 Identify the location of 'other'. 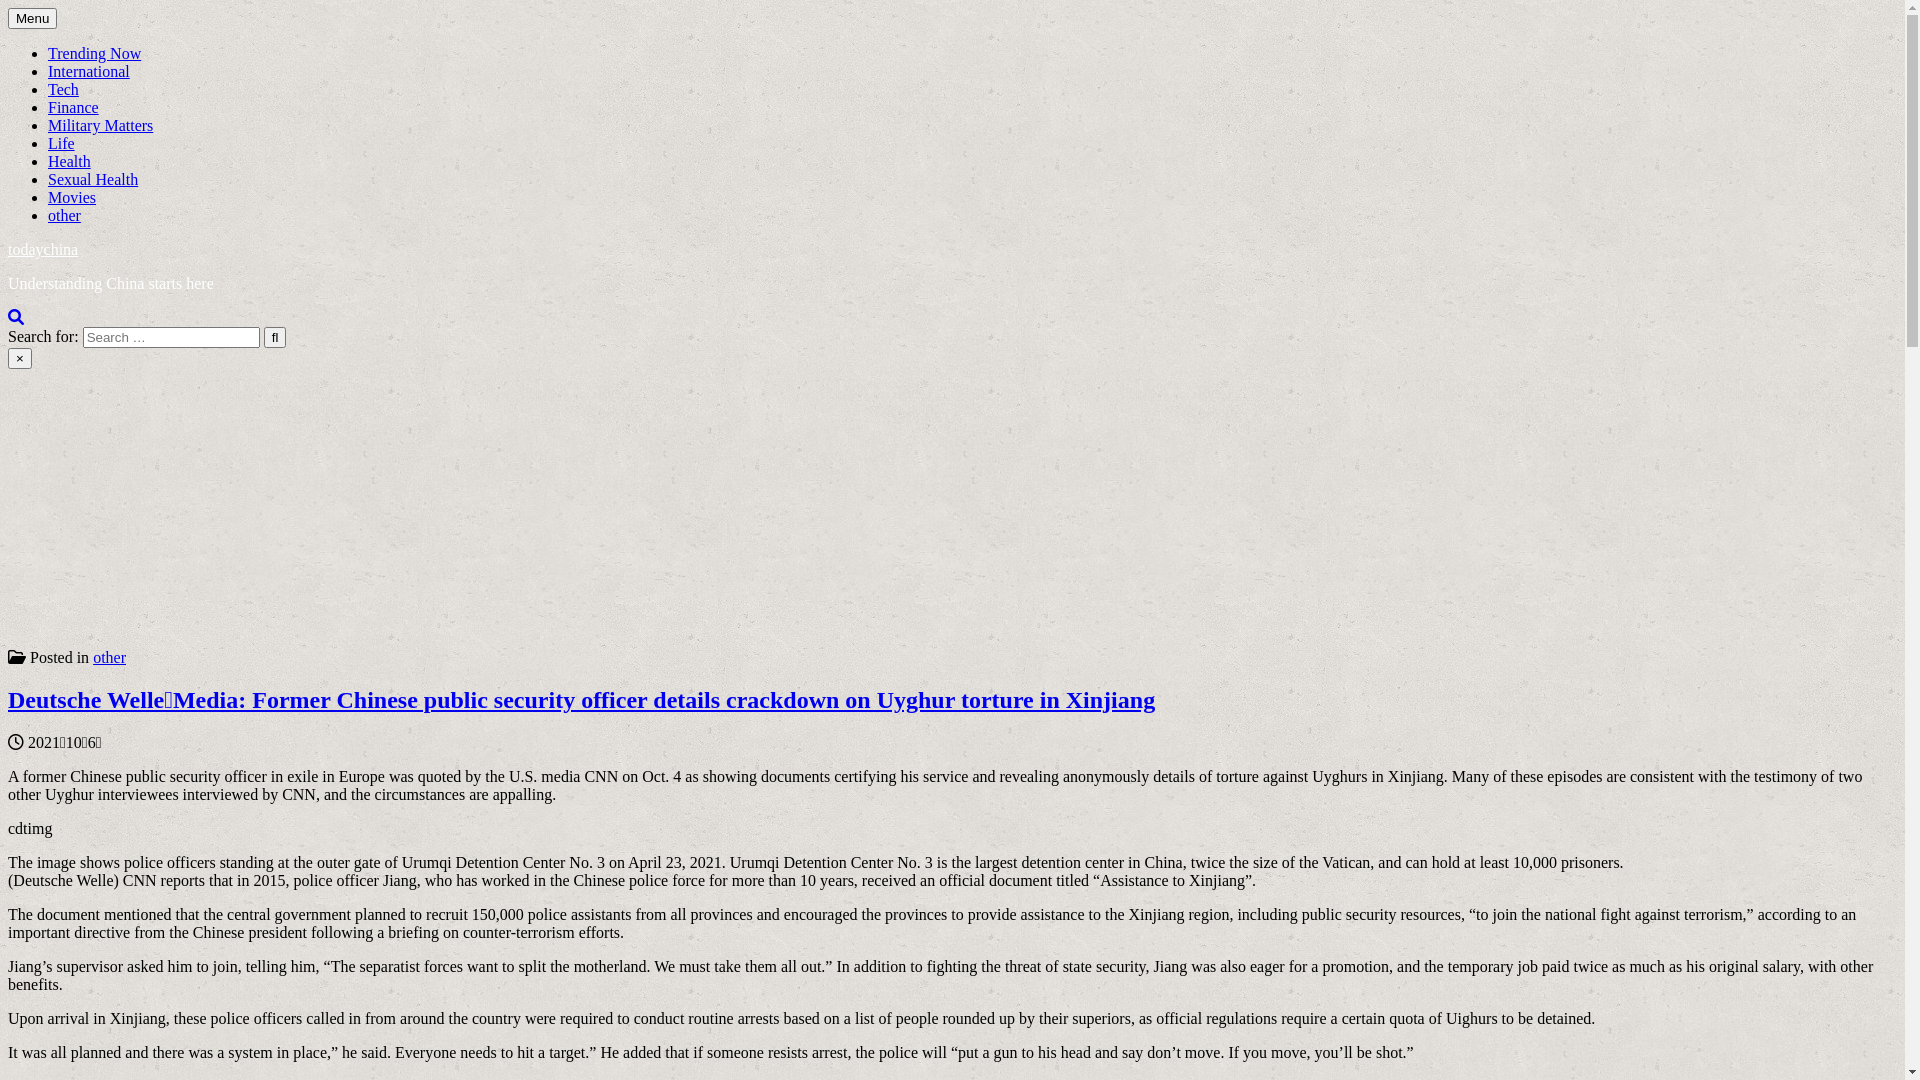
(91, 657).